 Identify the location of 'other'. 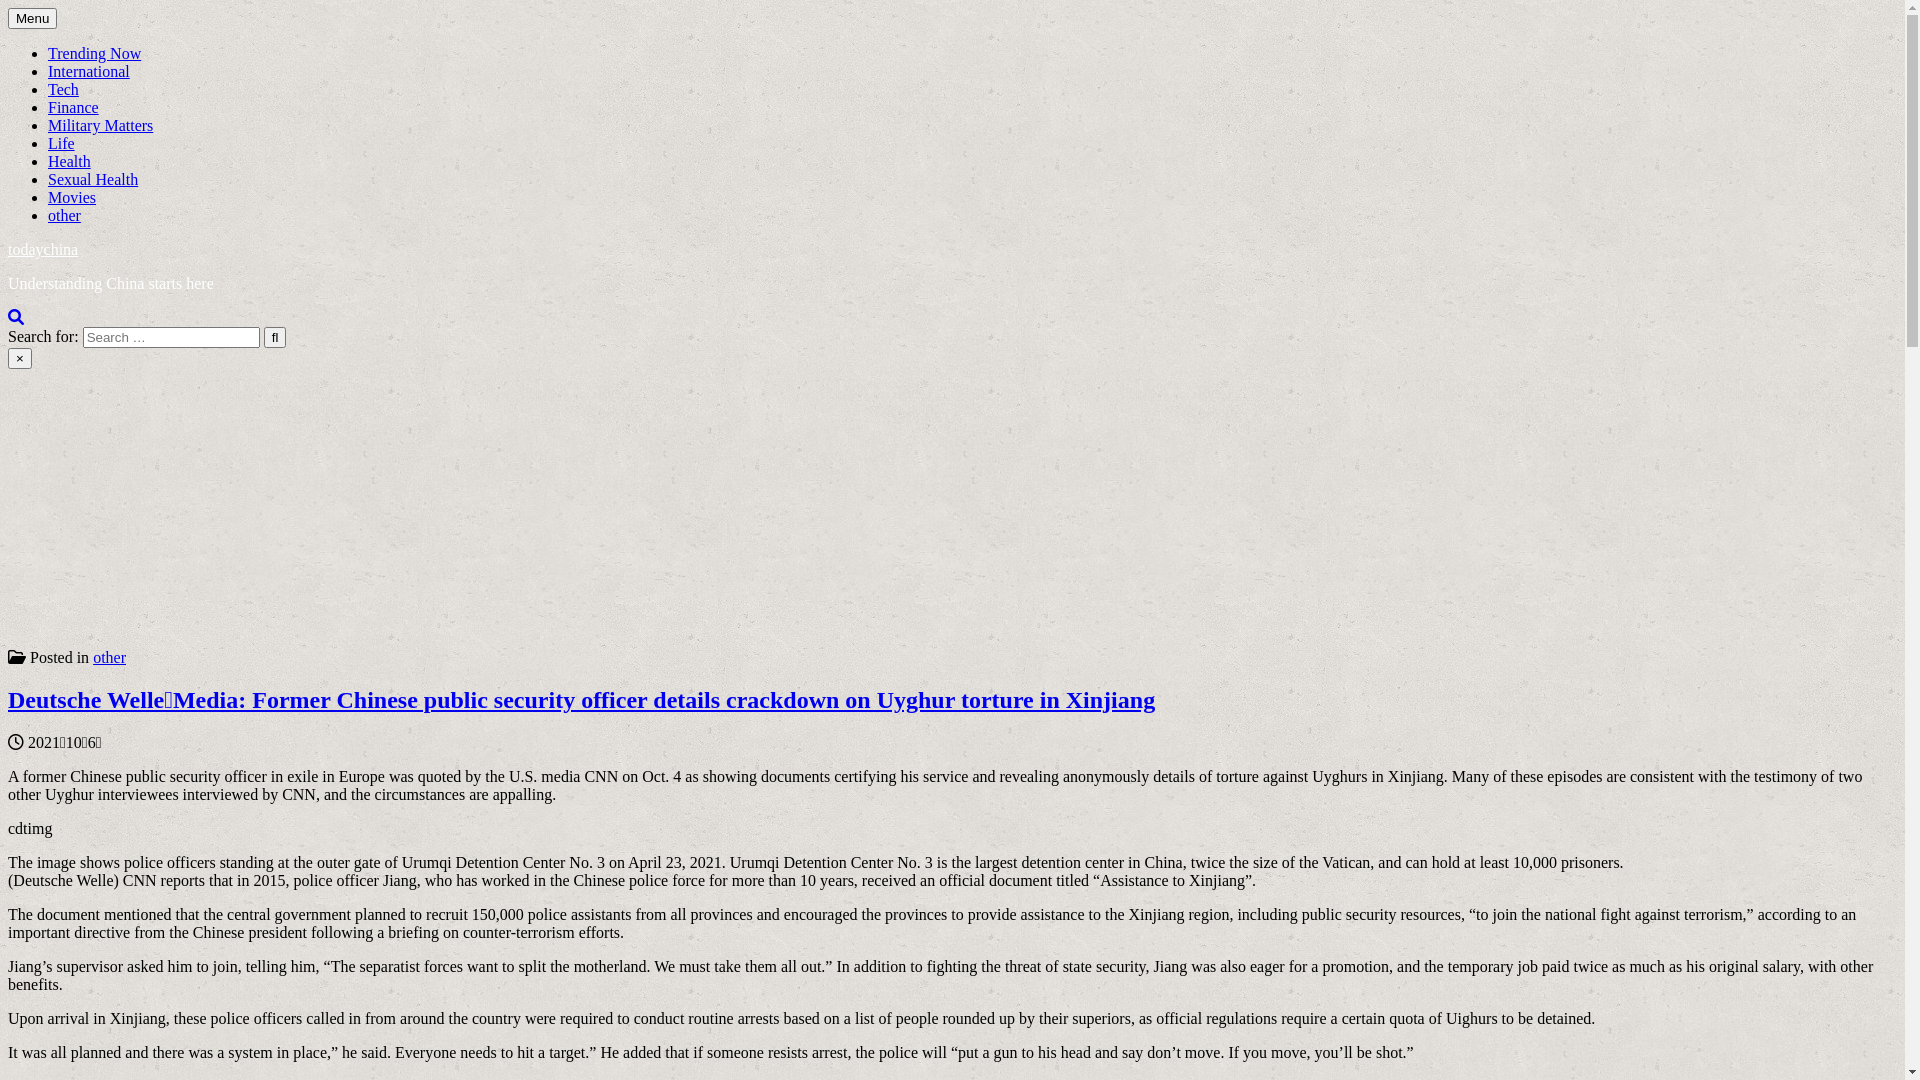
(91, 657).